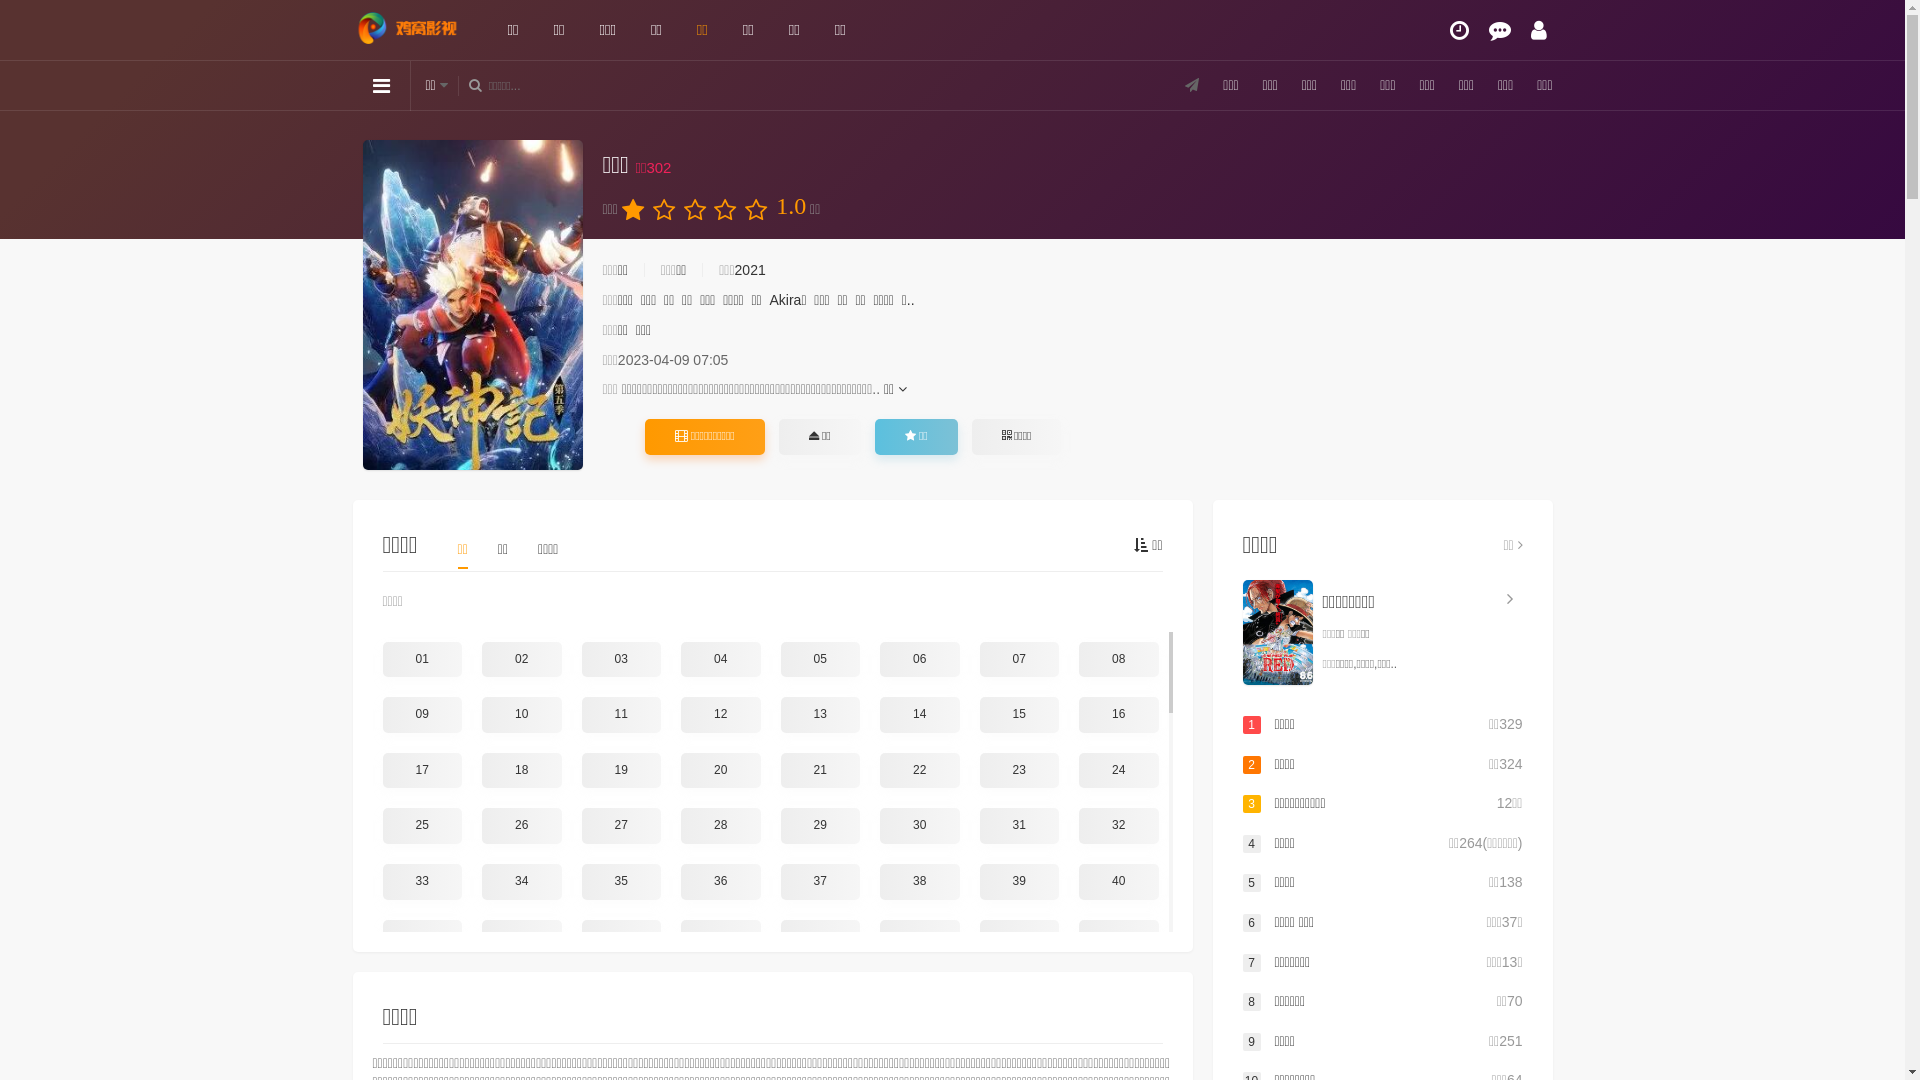  Describe the element at coordinates (522, 659) in the screenshot. I see `'02'` at that location.